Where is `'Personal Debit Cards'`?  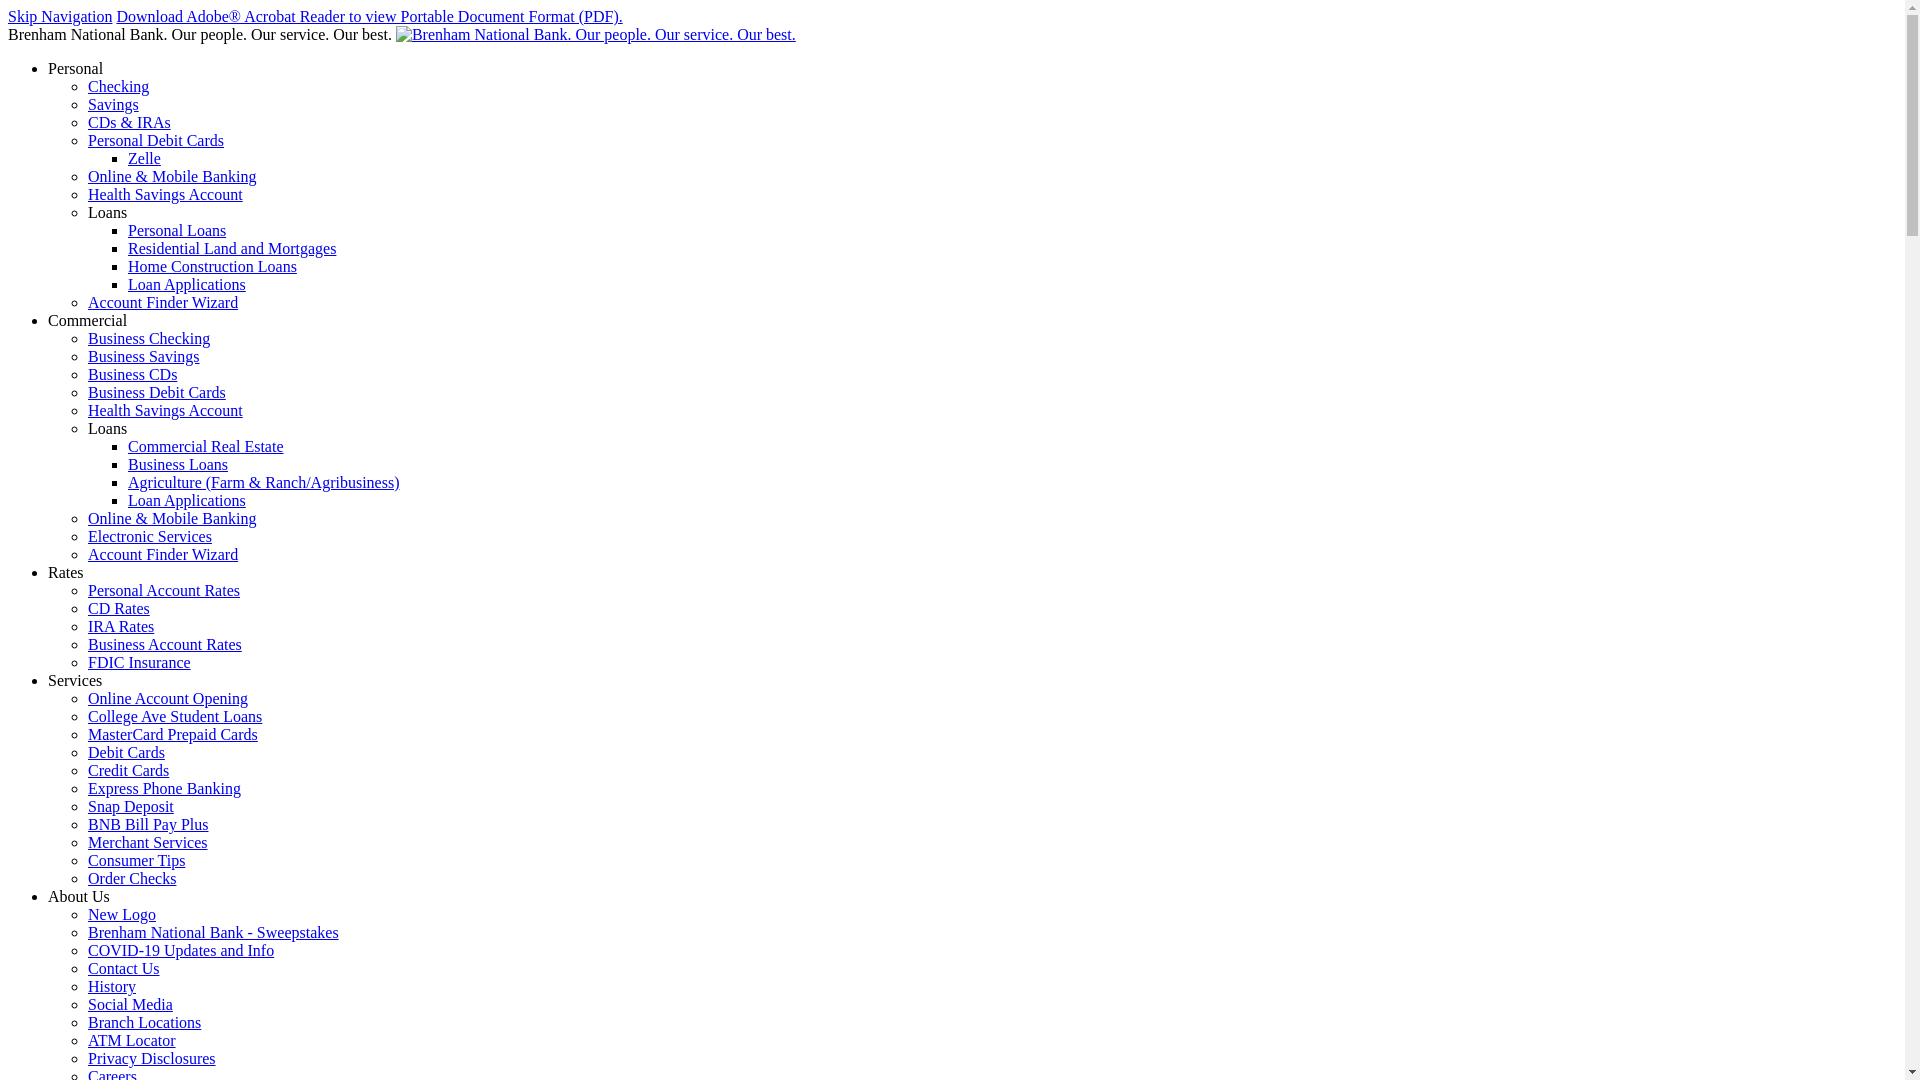
'Personal Debit Cards' is located at coordinates (155, 139).